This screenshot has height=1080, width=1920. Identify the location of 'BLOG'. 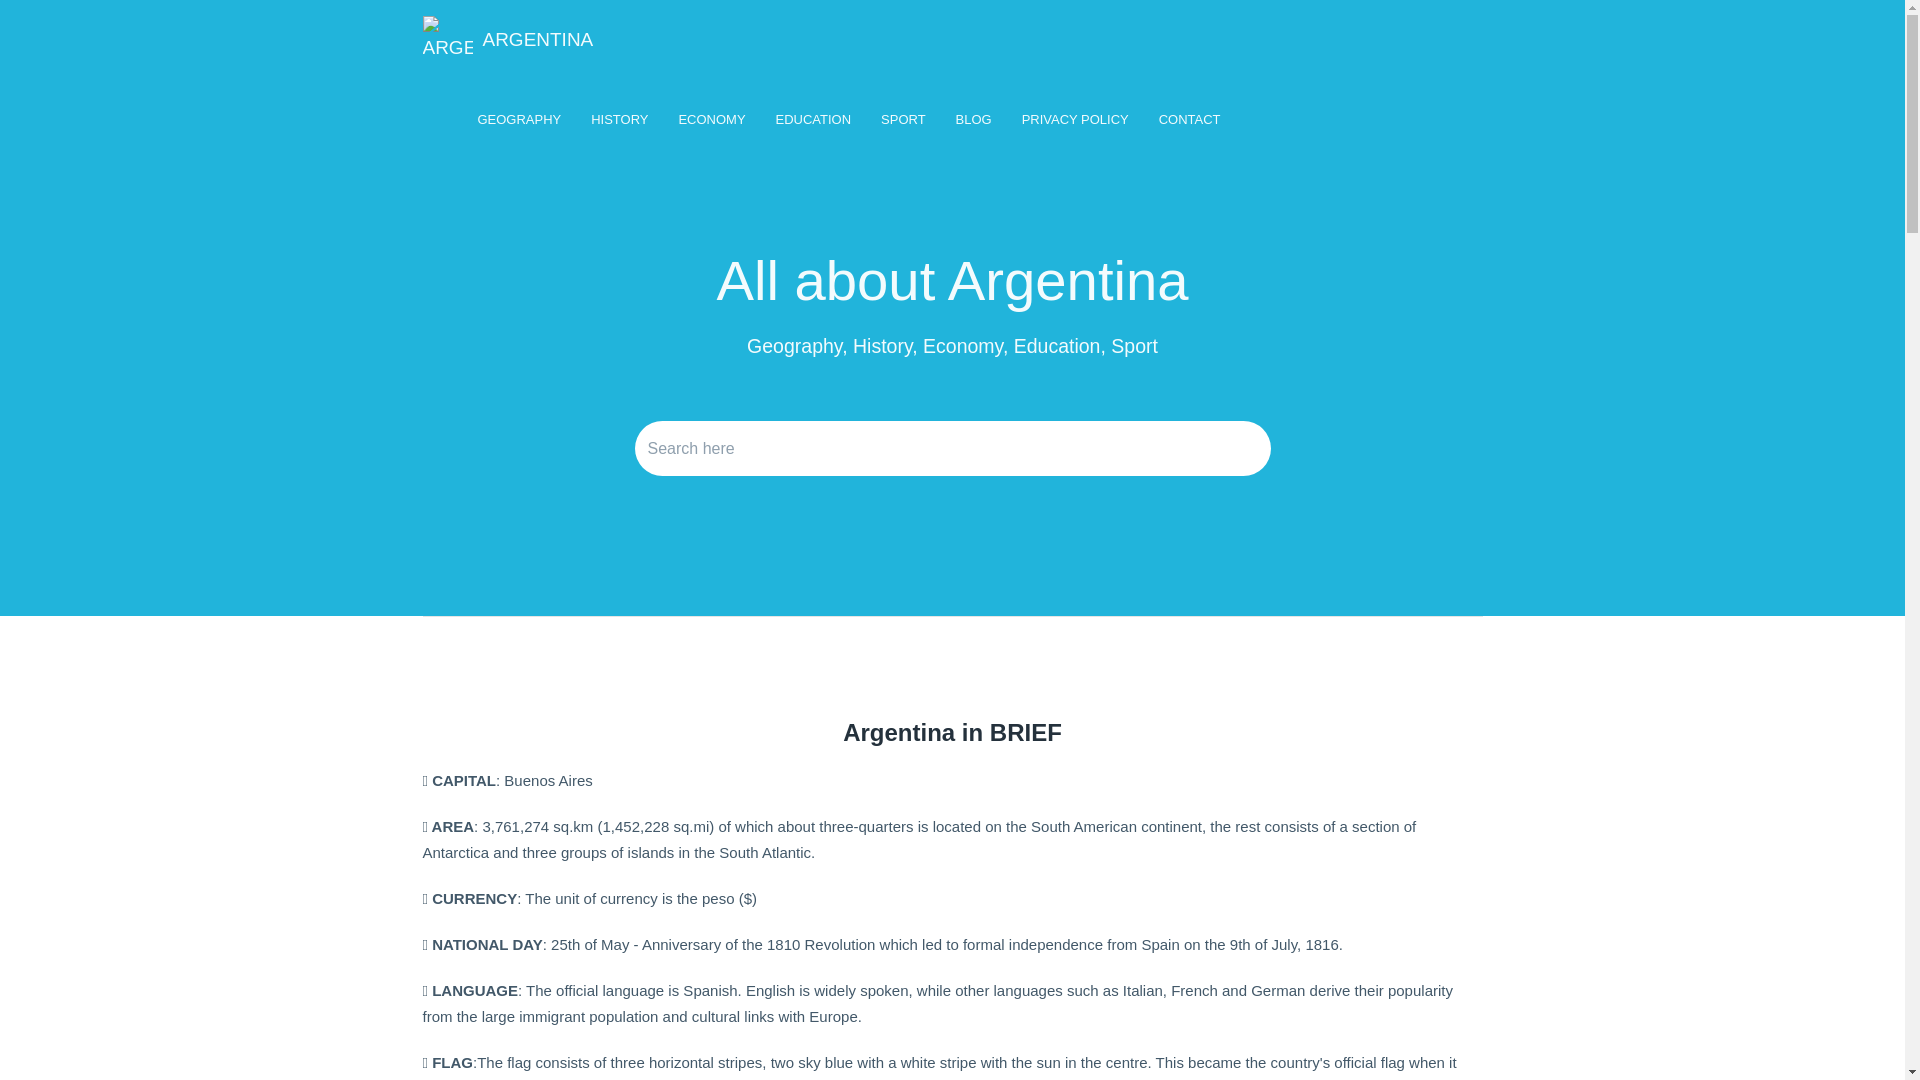
(974, 119).